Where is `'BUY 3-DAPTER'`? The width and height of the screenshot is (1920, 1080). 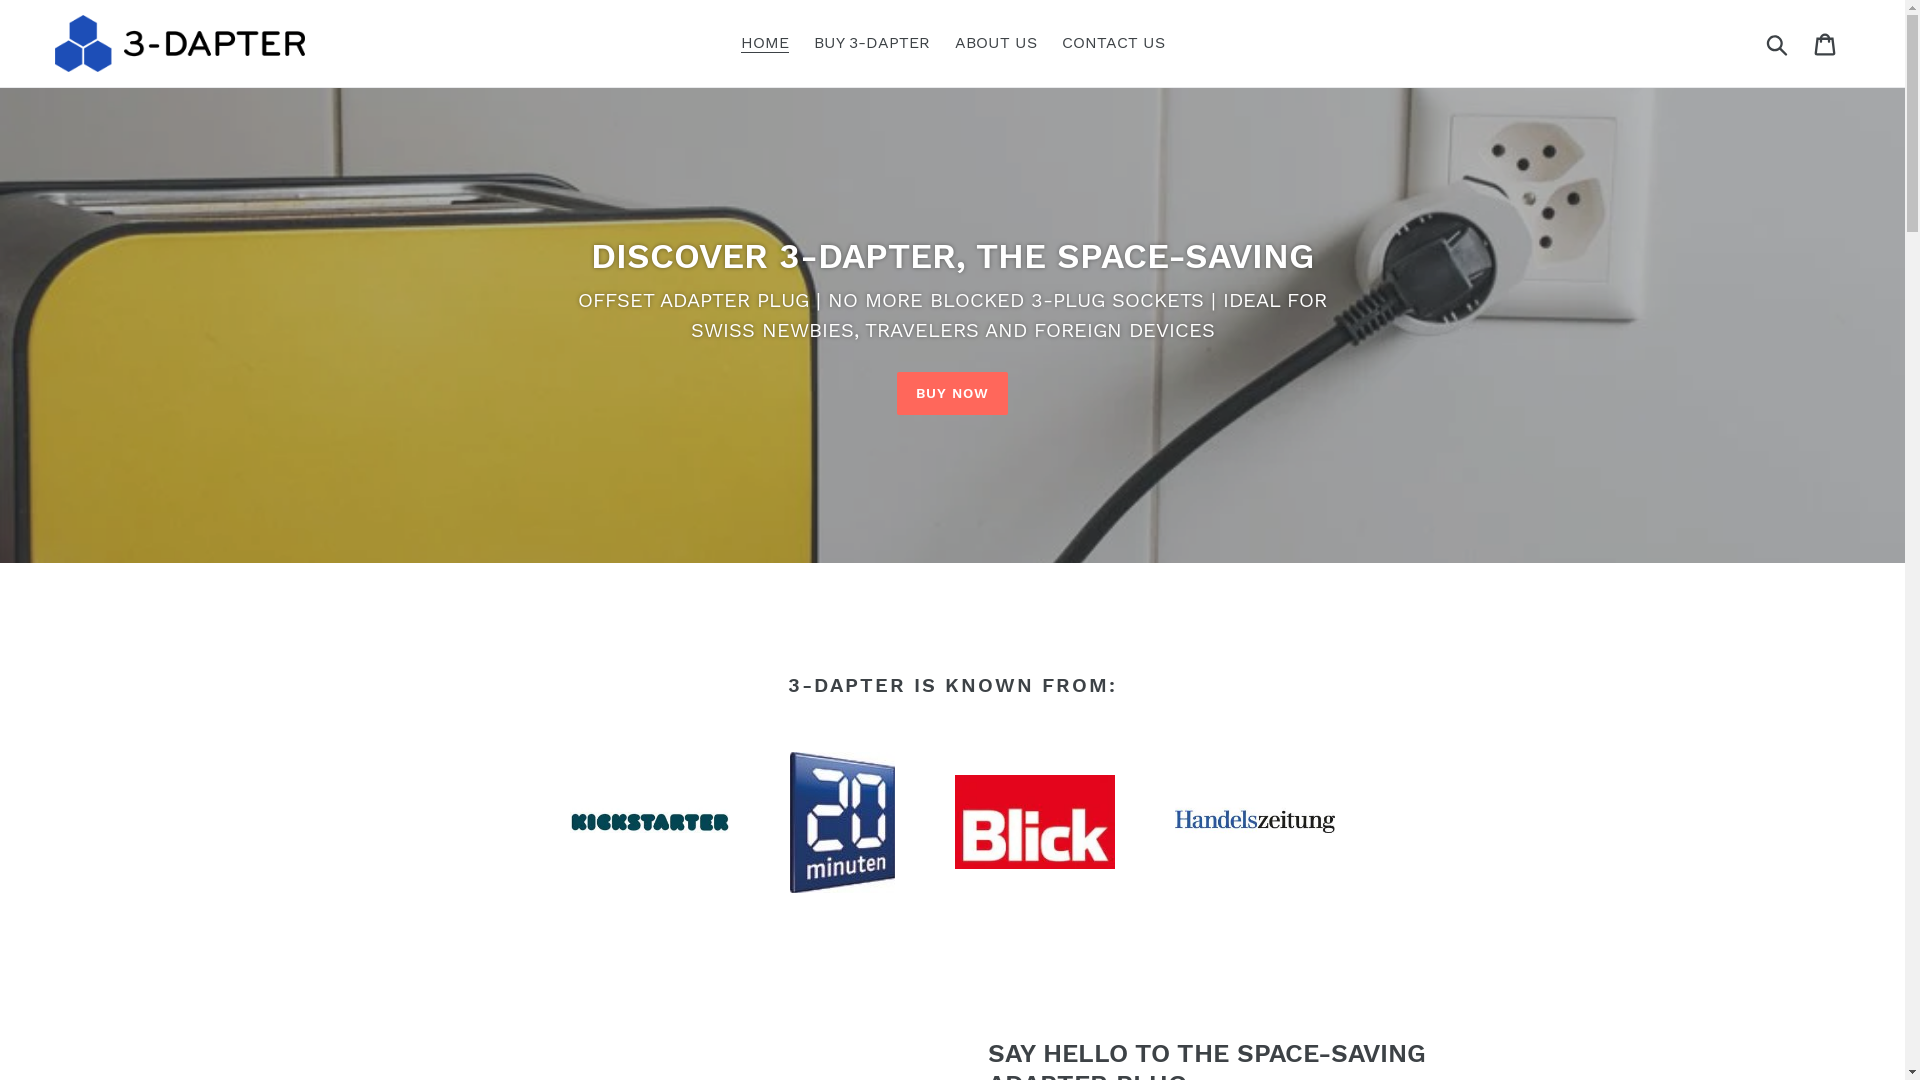 'BUY 3-DAPTER' is located at coordinates (872, 42).